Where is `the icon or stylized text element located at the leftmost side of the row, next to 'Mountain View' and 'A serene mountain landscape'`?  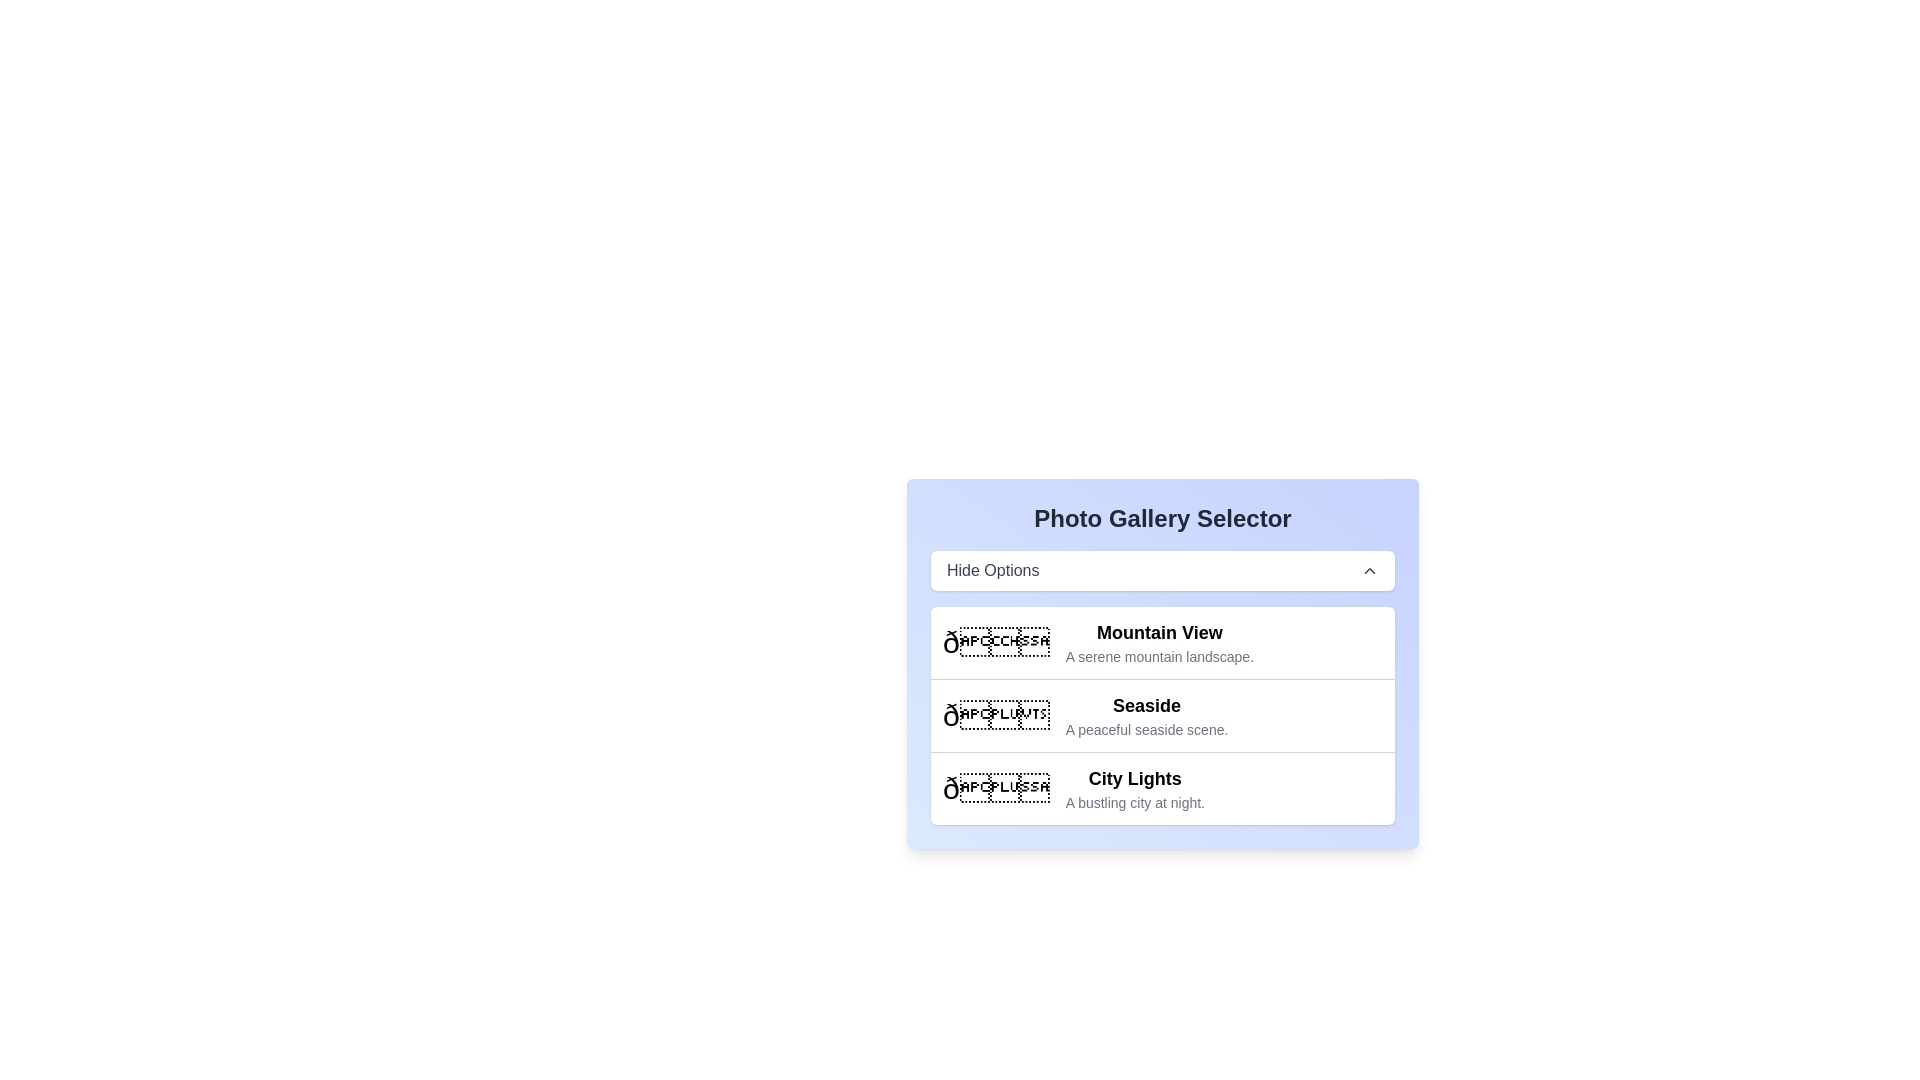 the icon or stylized text element located at the leftmost side of the row, next to 'Mountain View' and 'A serene mountain landscape' is located at coordinates (996, 643).